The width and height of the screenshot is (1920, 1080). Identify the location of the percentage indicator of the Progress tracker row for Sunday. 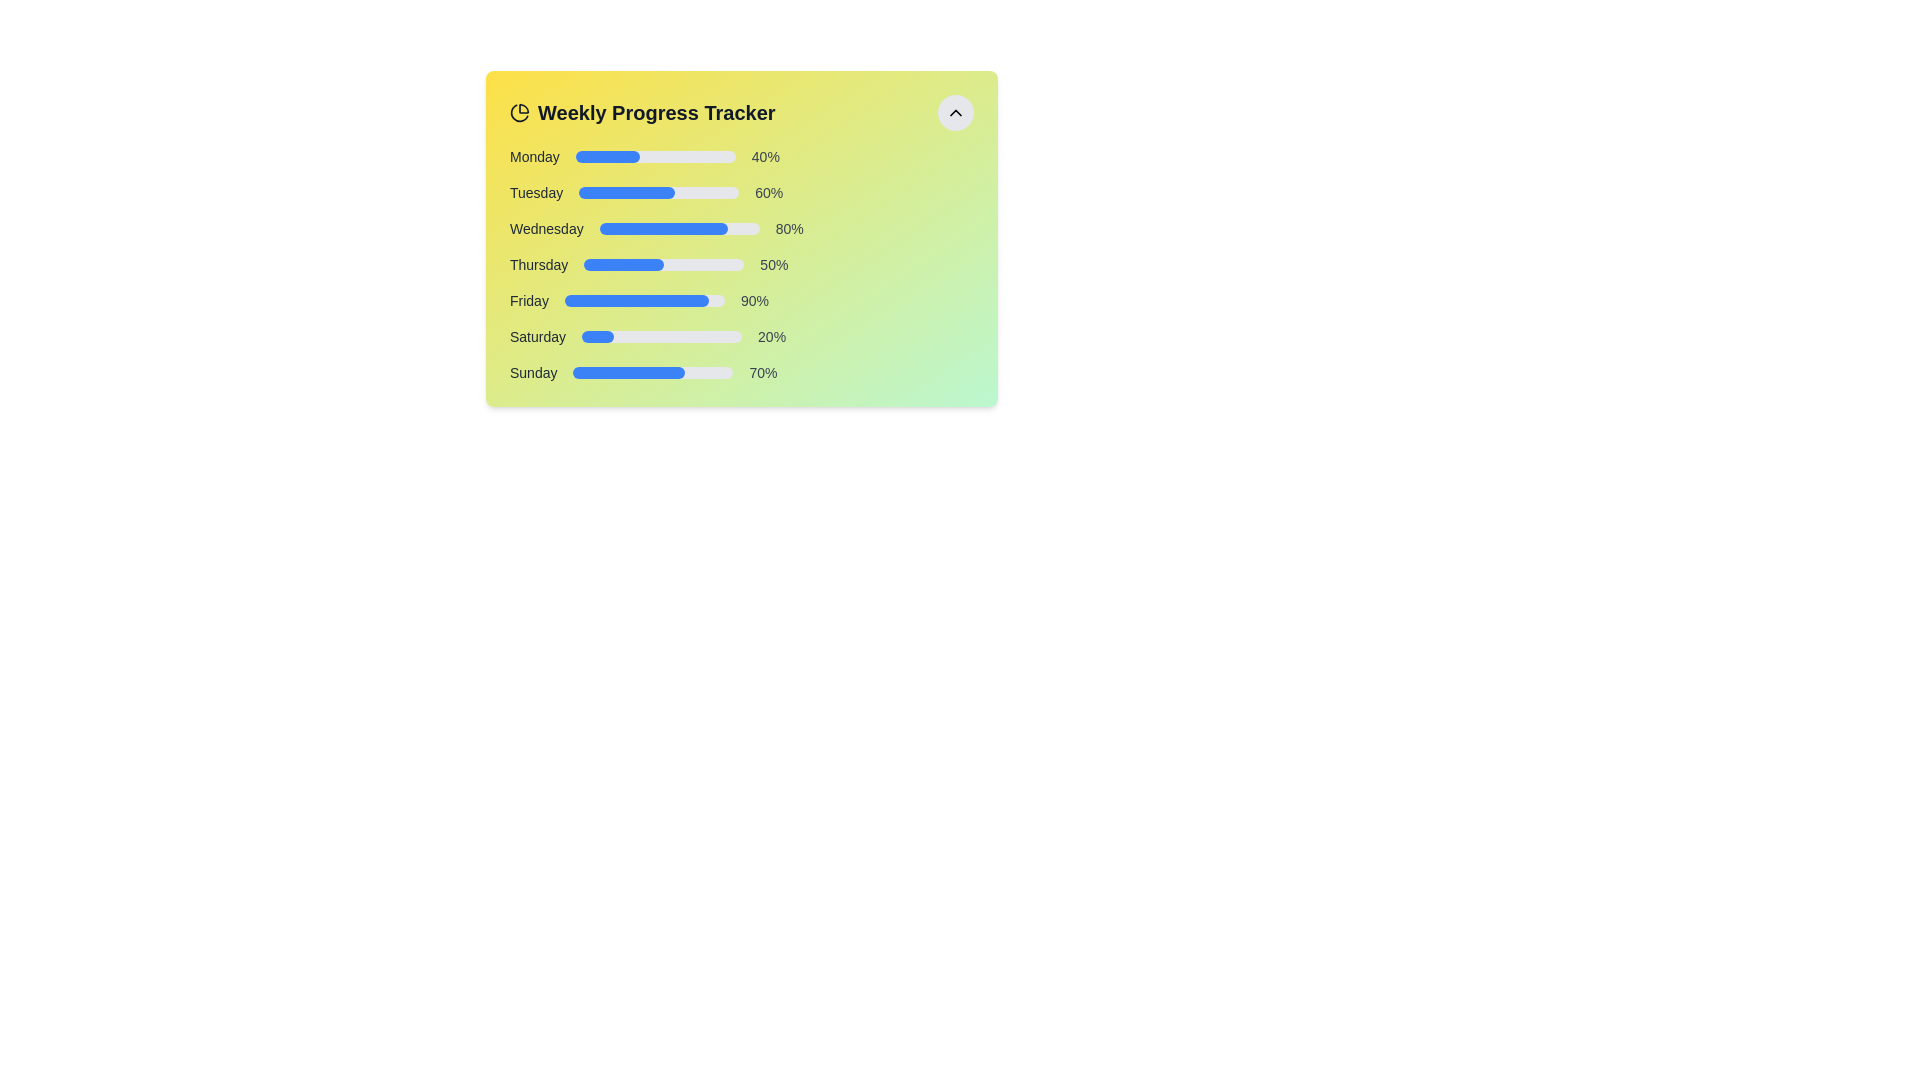
(741, 373).